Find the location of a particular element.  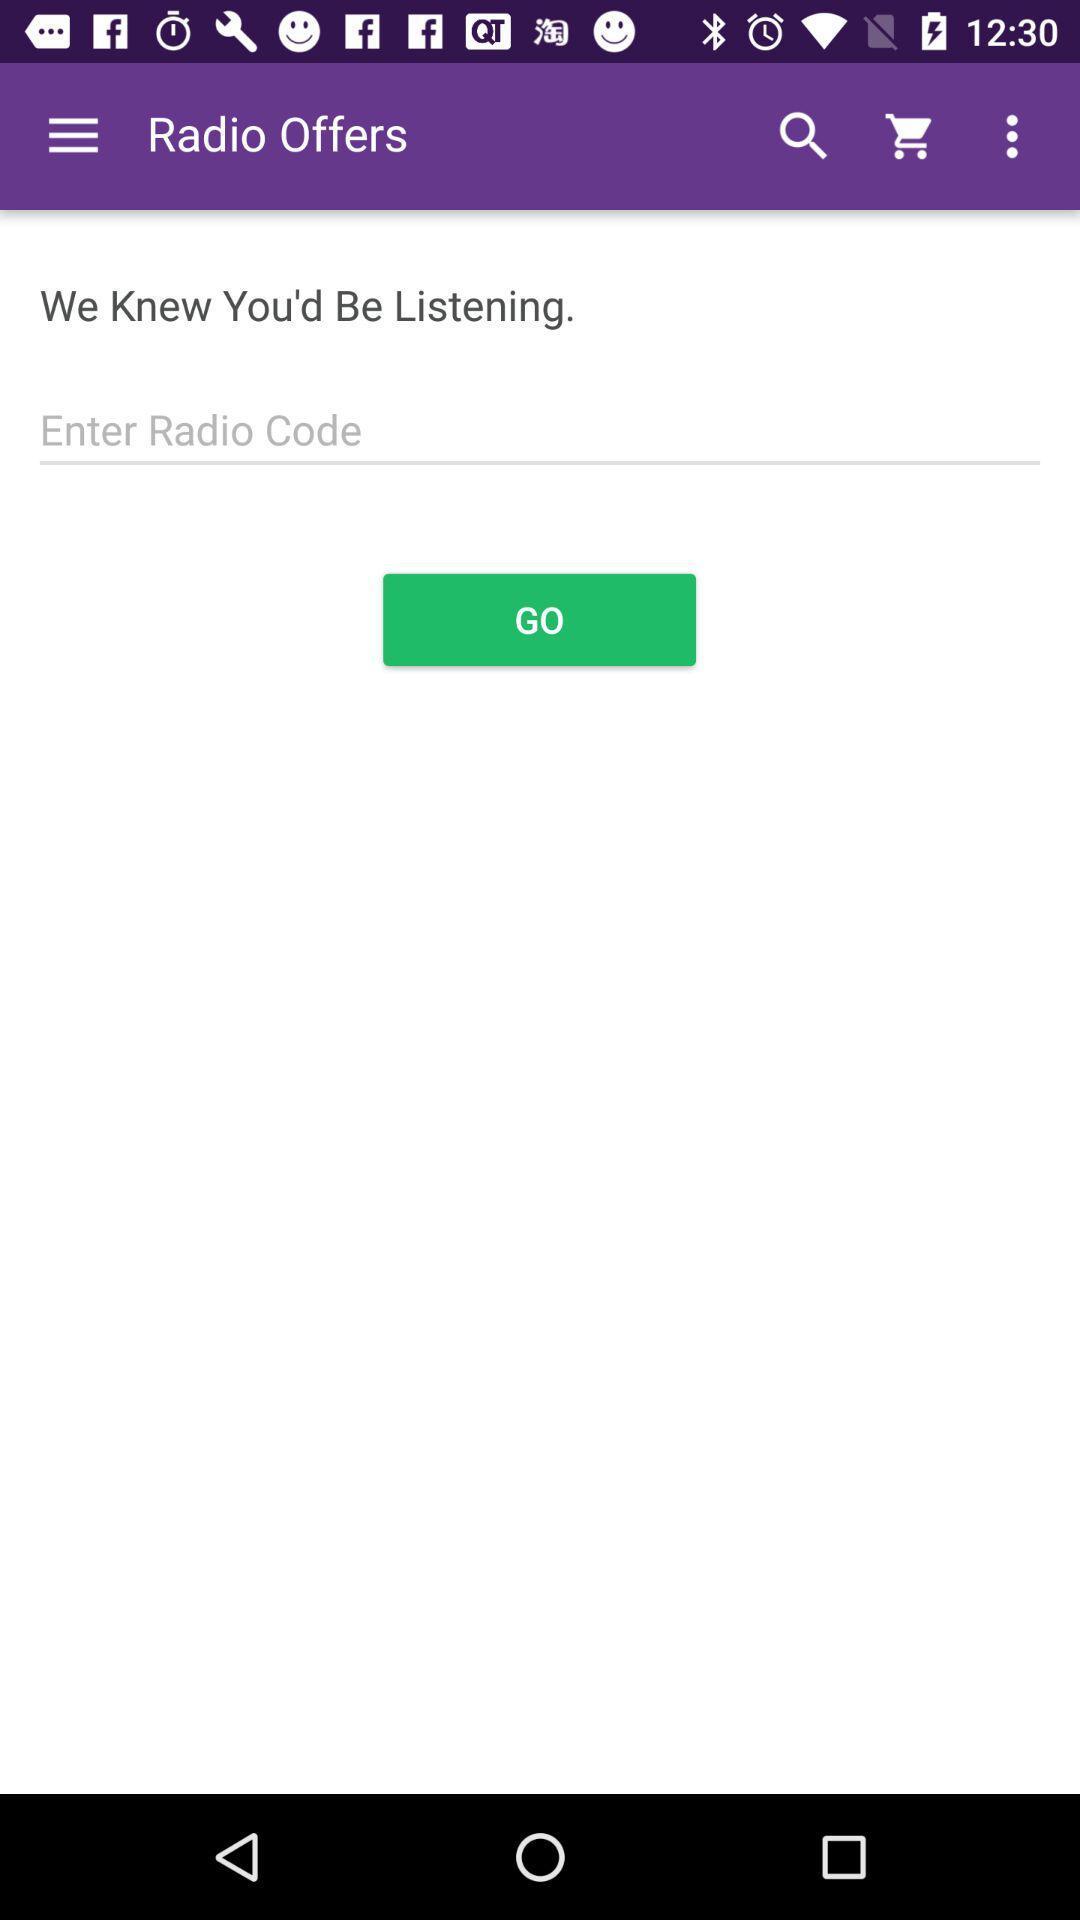

the item next to radio offers icon is located at coordinates (72, 135).